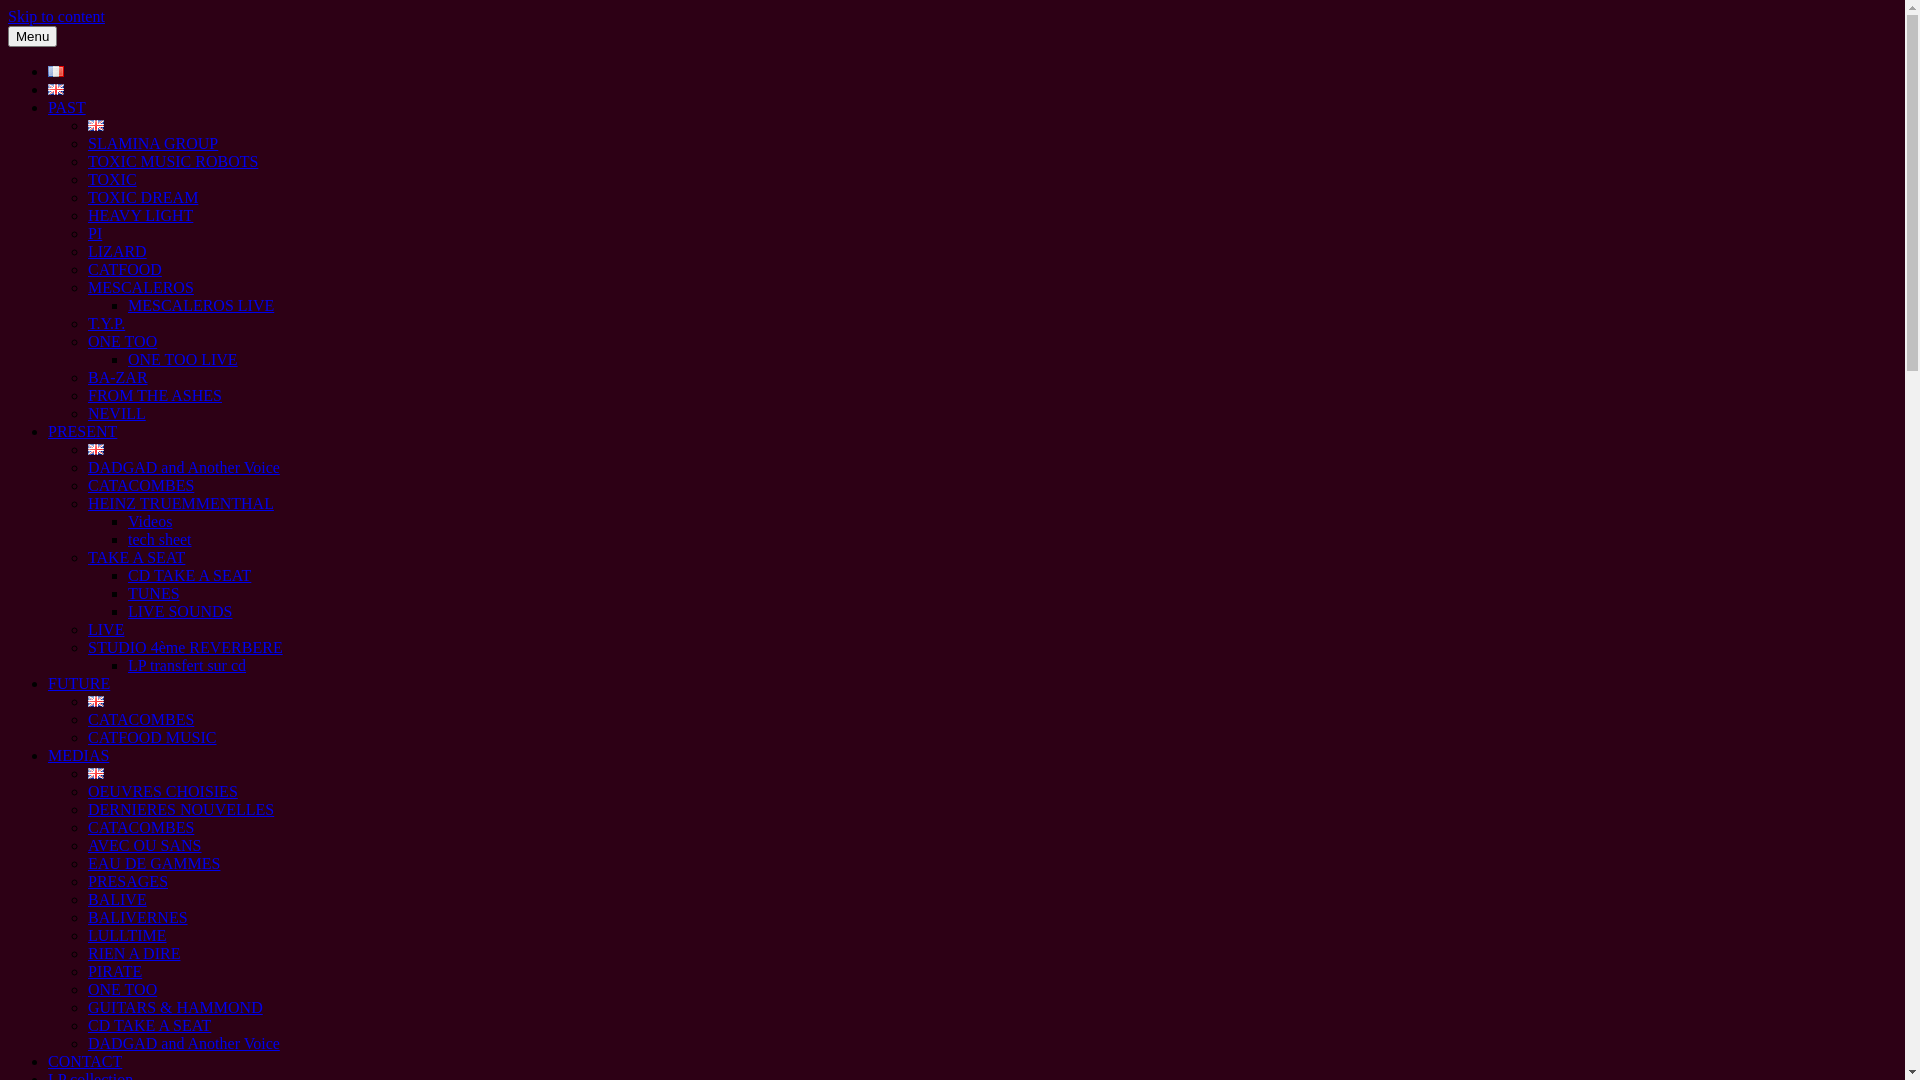  Describe the element at coordinates (143, 845) in the screenshot. I see `'AVEC OU SANS'` at that location.